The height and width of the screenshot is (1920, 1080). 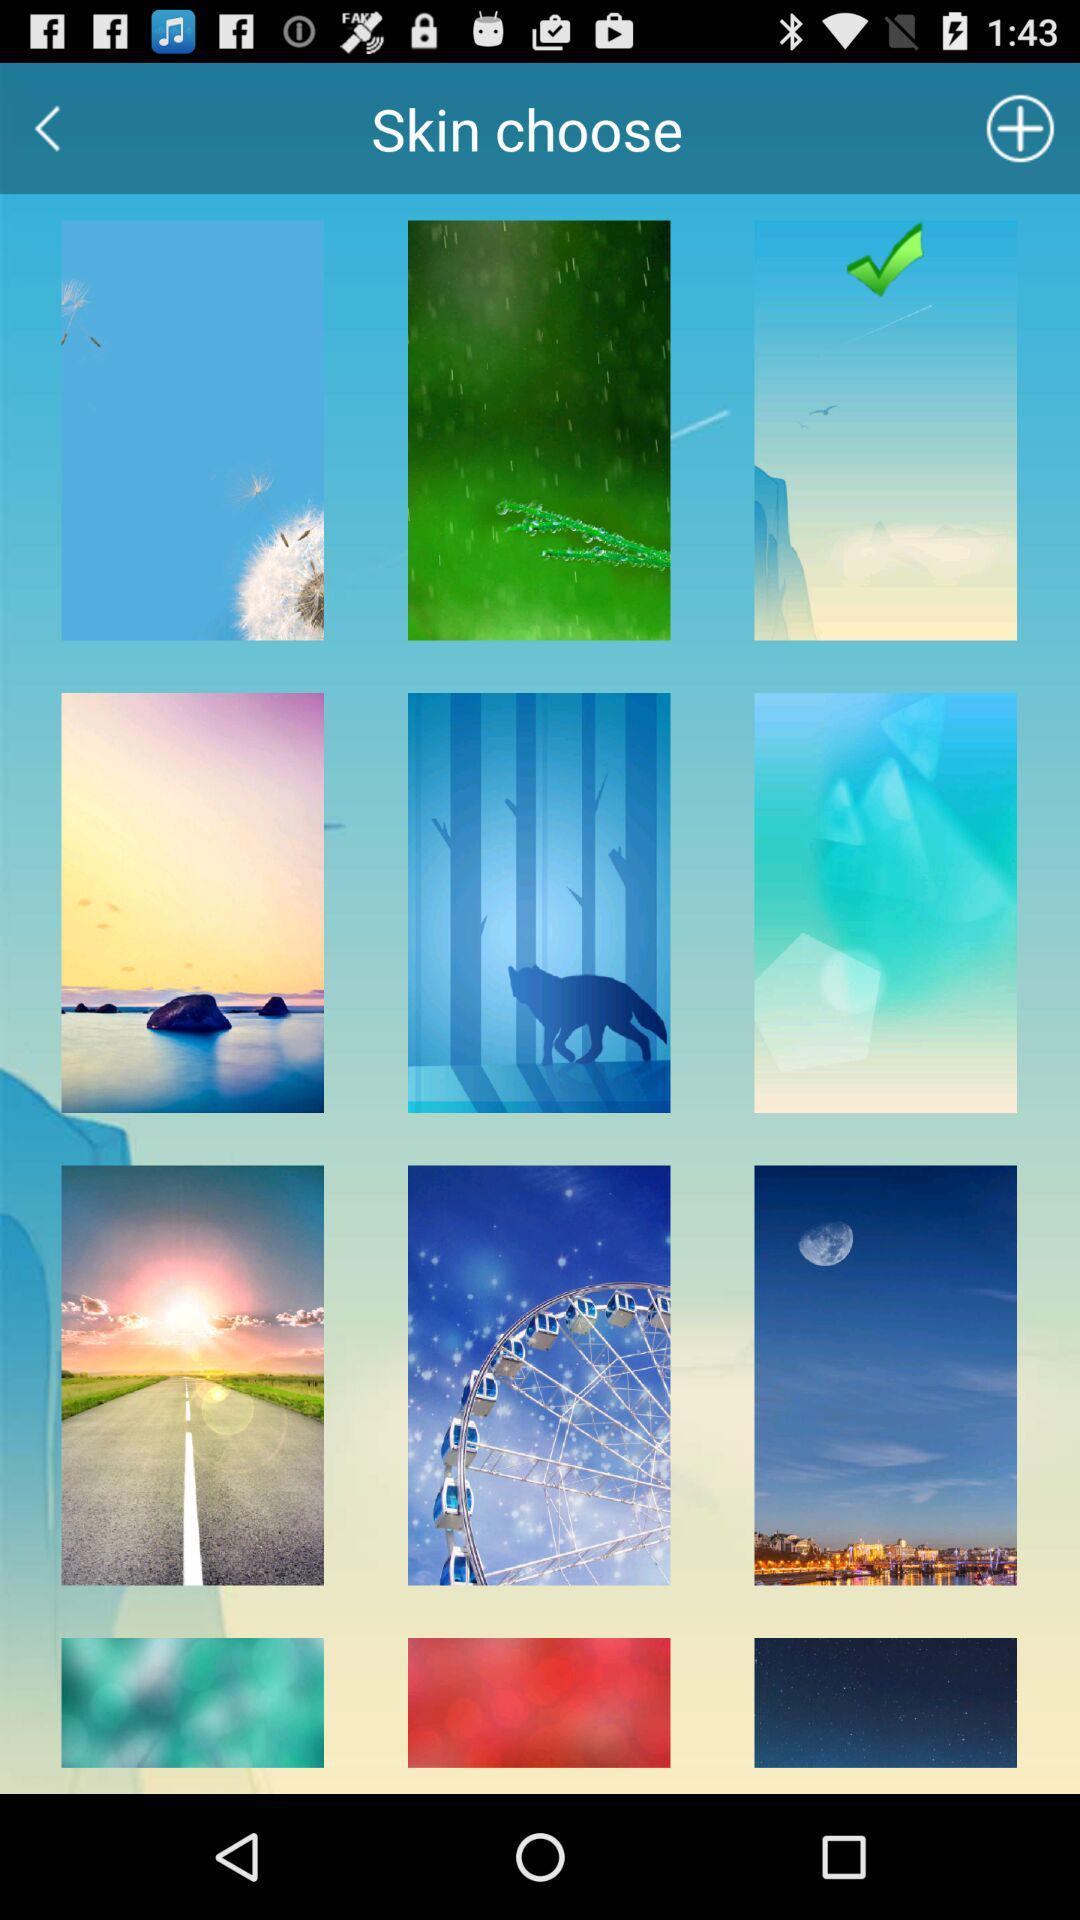 I want to click on the item next to skin choose item, so click(x=46, y=127).